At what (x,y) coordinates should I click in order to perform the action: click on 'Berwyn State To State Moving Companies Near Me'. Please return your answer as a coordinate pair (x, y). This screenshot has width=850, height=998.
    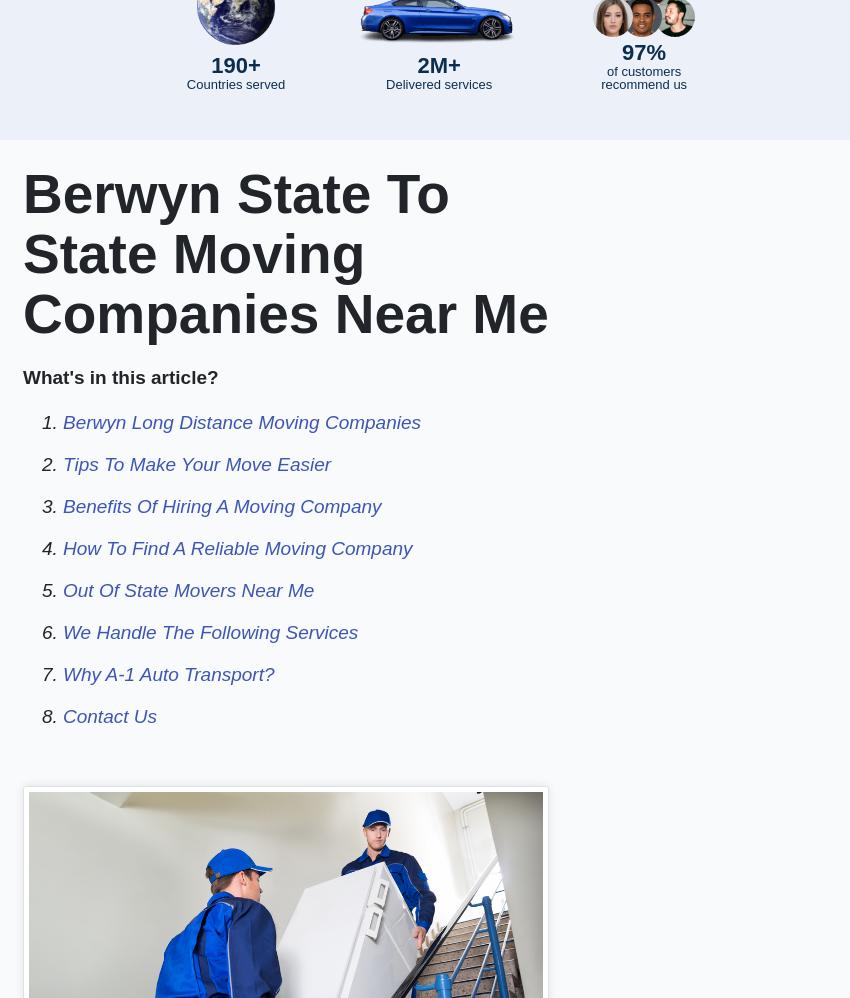
    Looking at the image, I should click on (22, 252).